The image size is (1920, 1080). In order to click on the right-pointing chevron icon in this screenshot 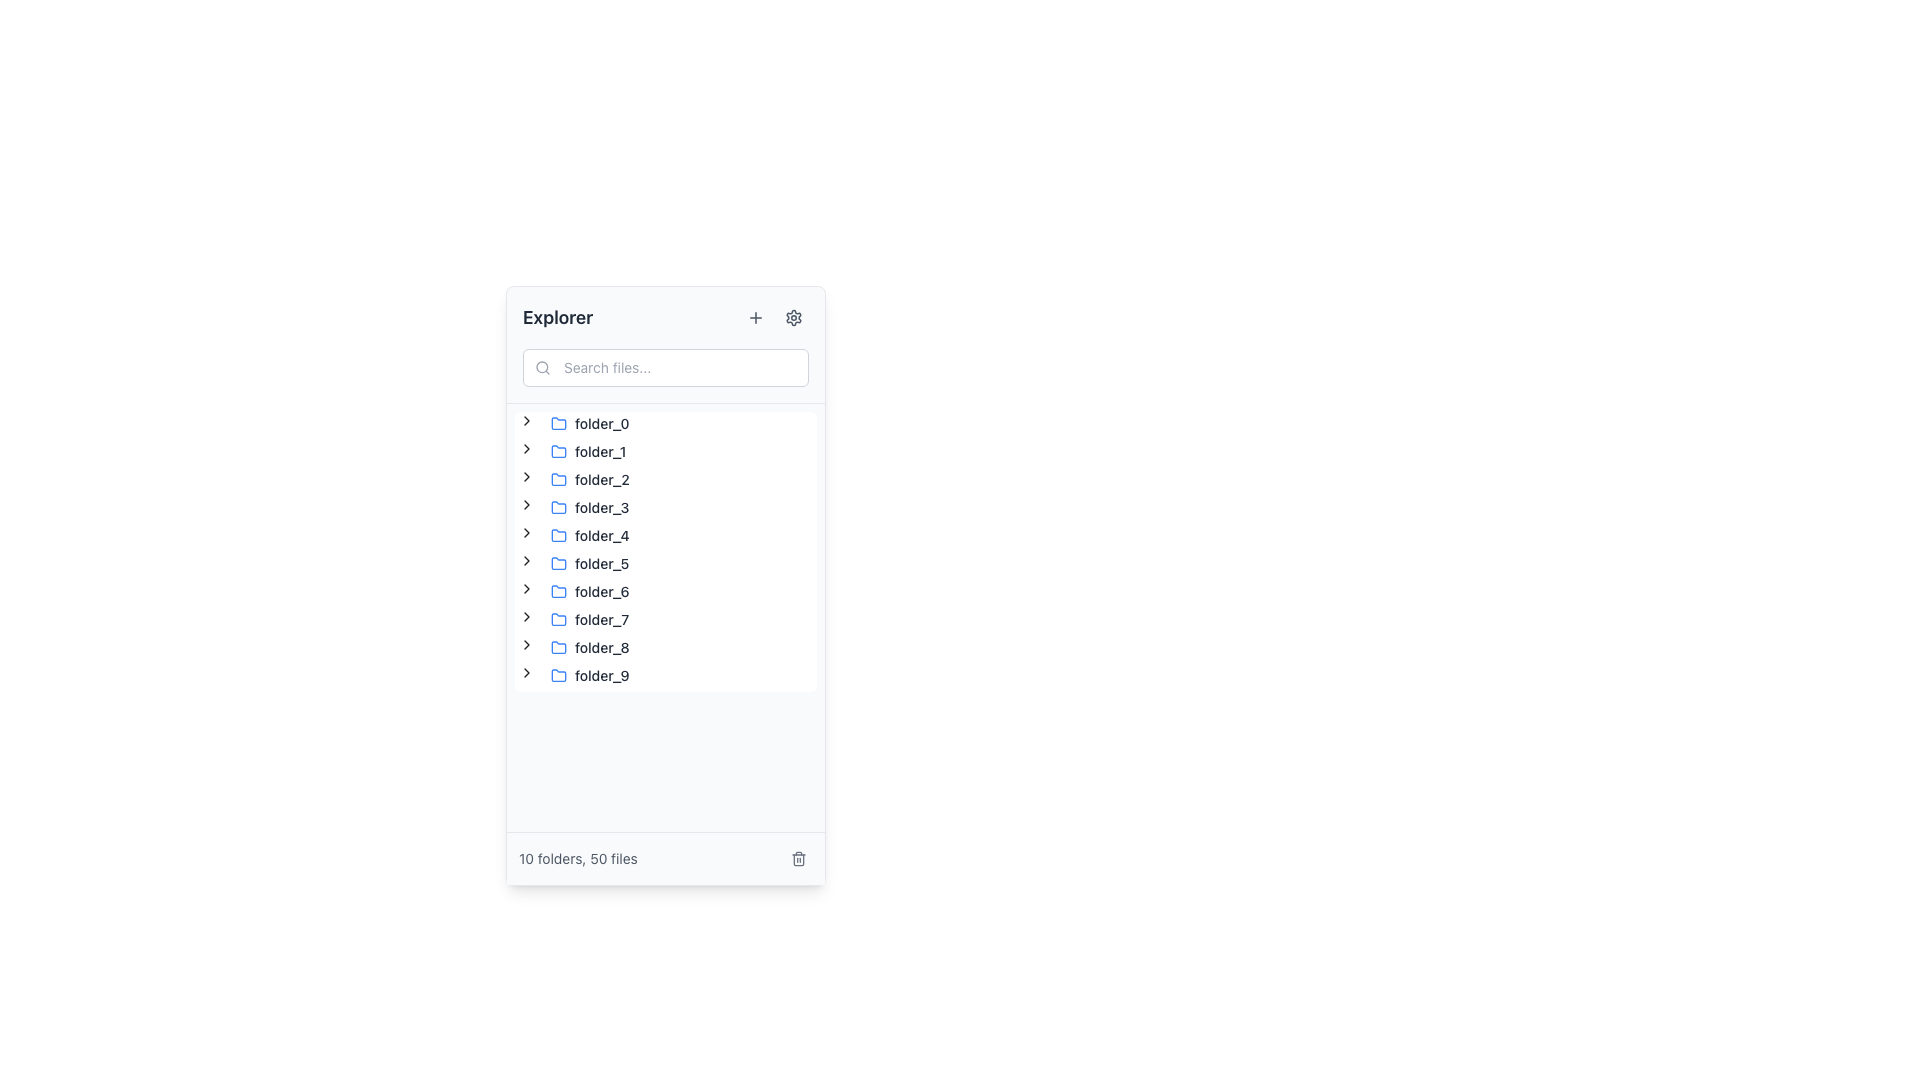, I will do `click(527, 419)`.